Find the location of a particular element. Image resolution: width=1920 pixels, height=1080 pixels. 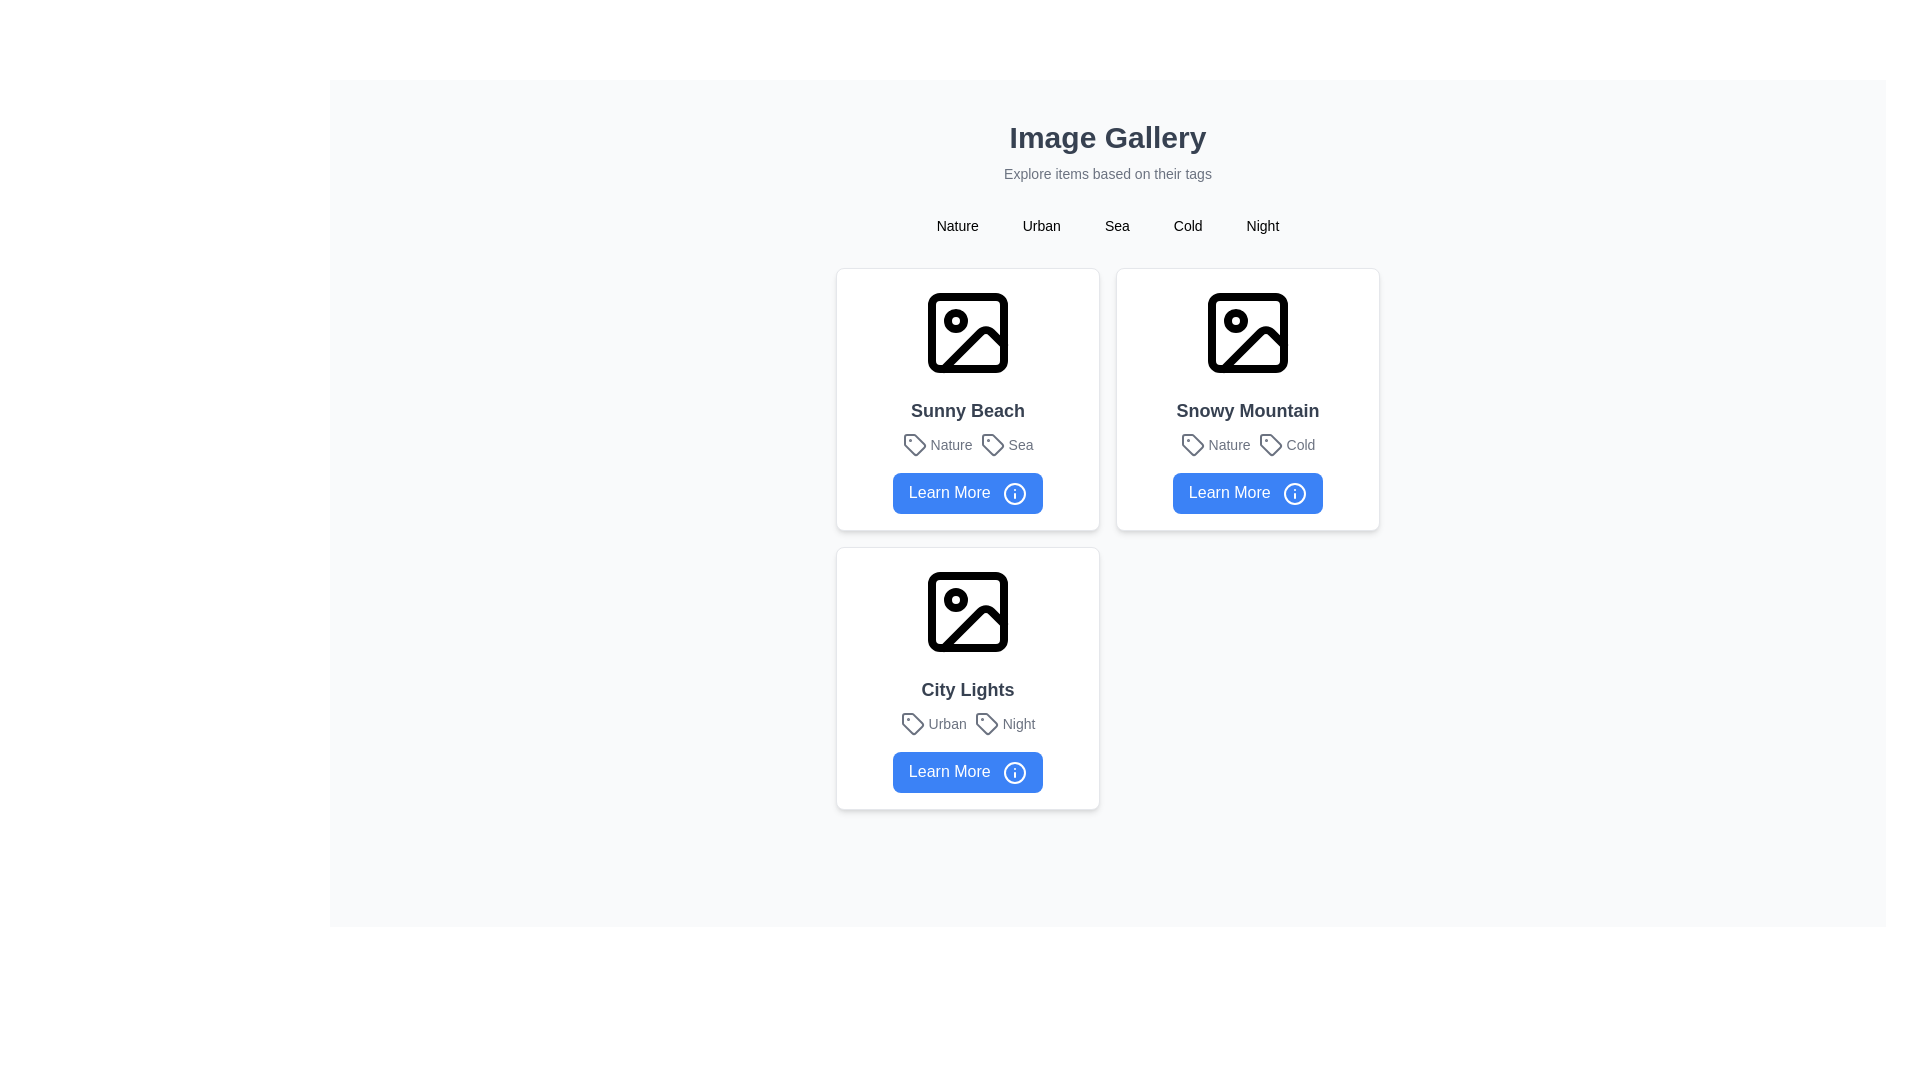

the decorative icon that enhances the 'Night' label associated with the 'City Lights' card, located in the lower section of the interface is located at coordinates (986, 723).